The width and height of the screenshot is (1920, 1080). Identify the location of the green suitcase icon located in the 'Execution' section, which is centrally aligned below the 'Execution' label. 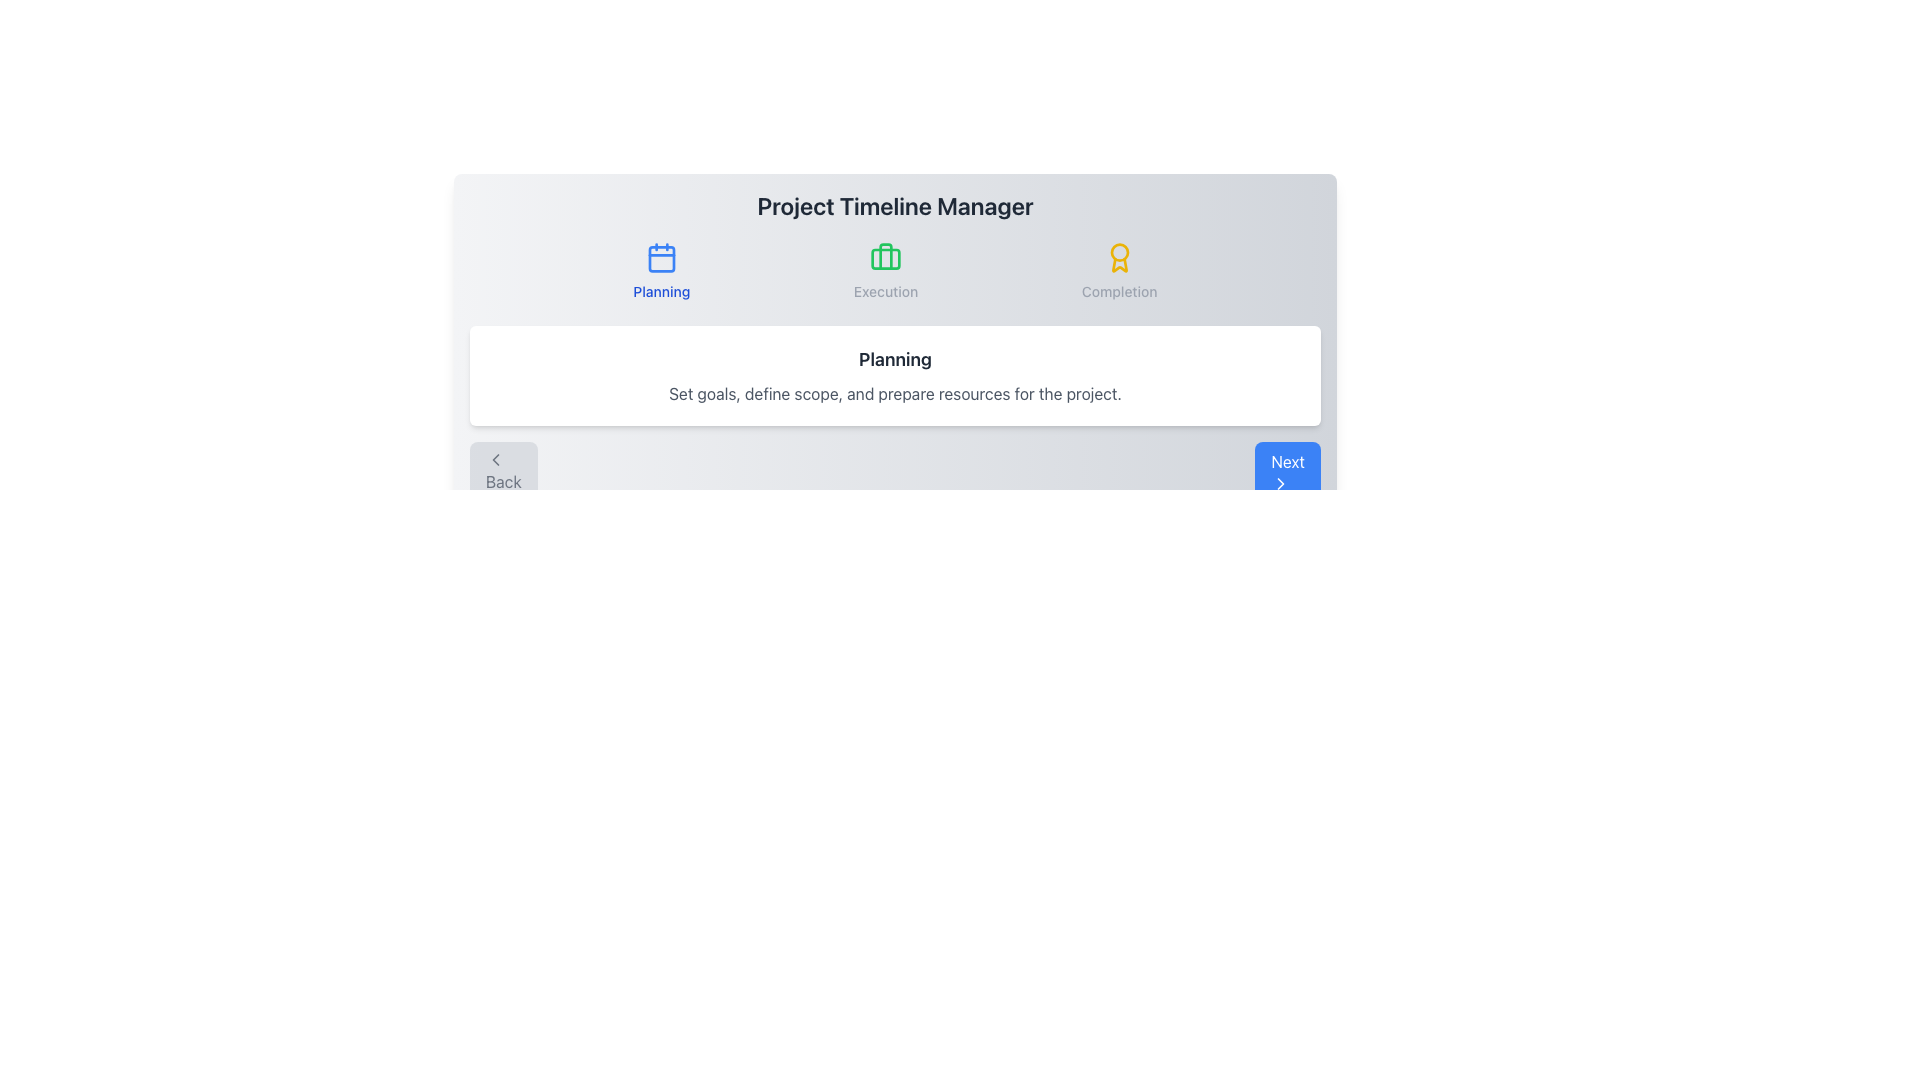
(885, 257).